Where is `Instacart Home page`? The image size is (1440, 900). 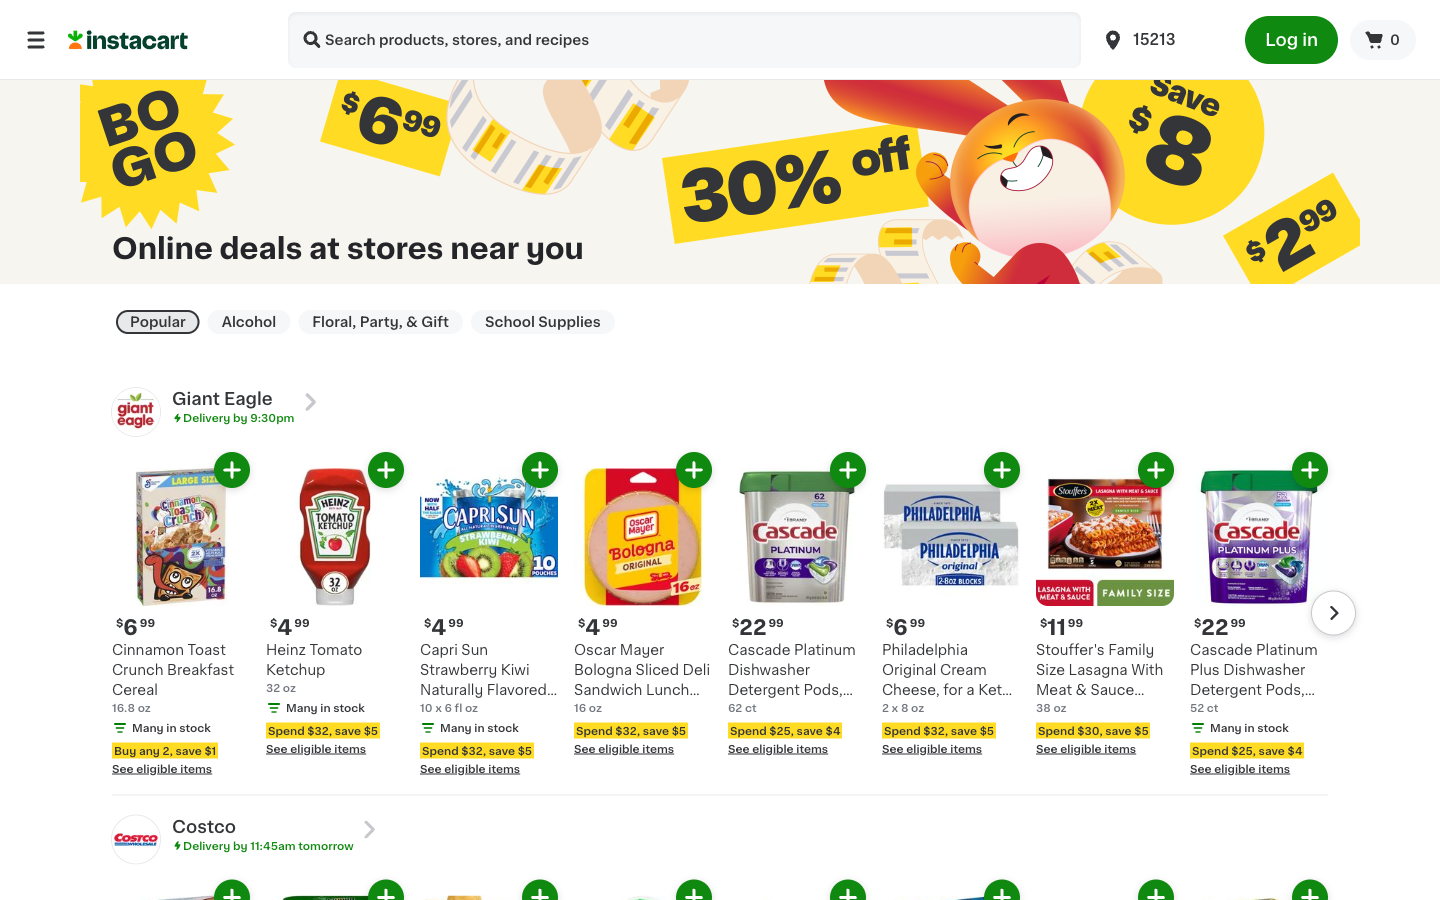
Instacart Home page is located at coordinates (165, 38).